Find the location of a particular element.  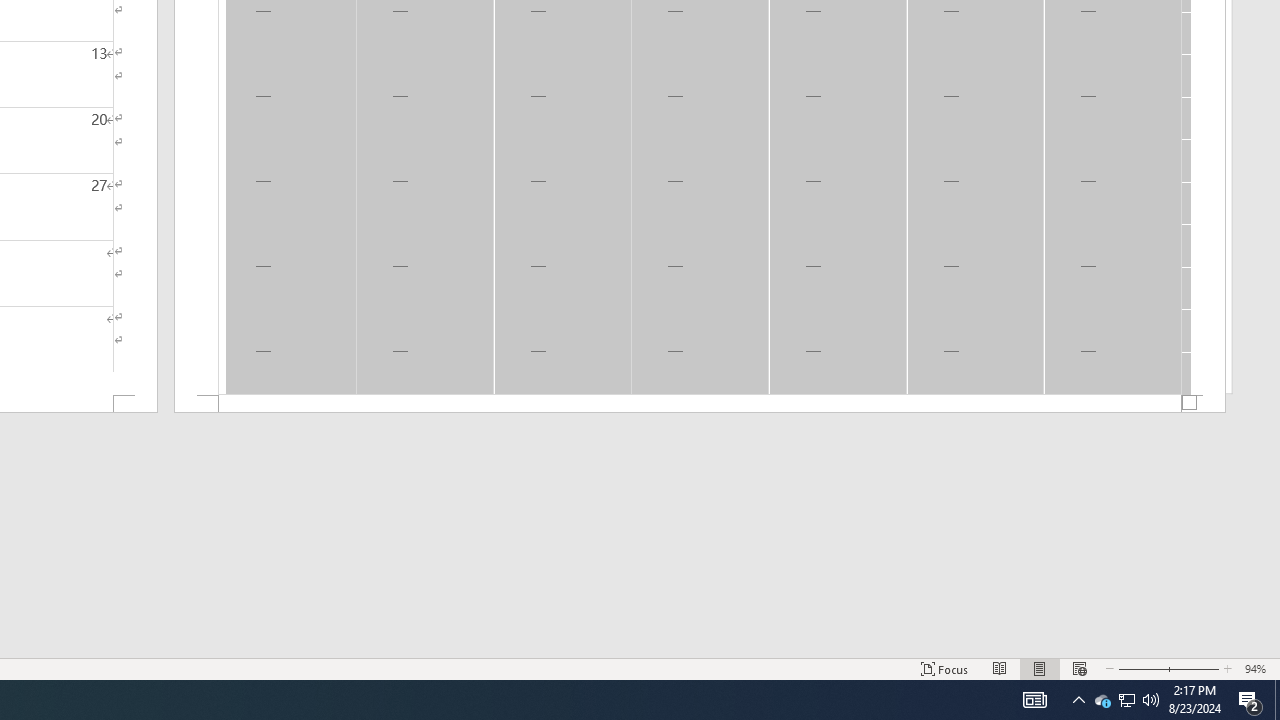

'Footer -Section 1-' is located at coordinates (700, 404).